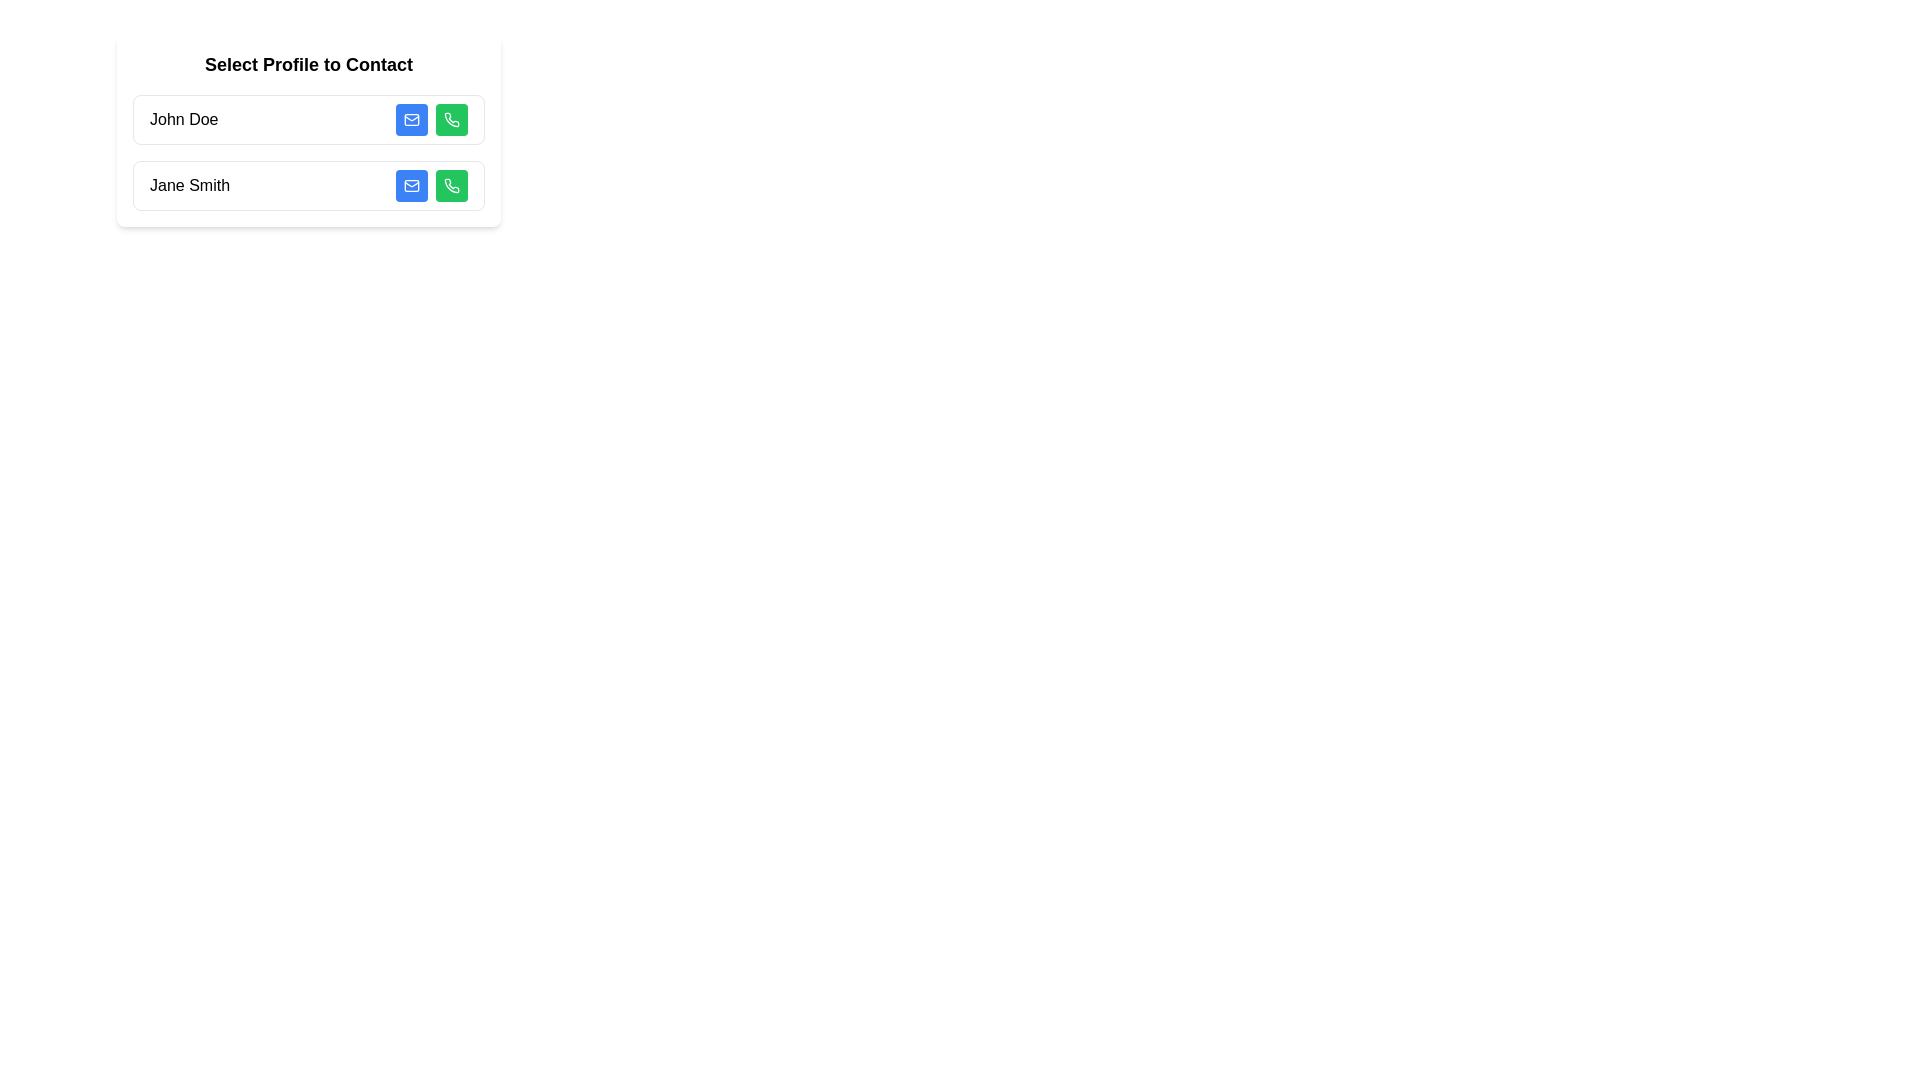  Describe the element at coordinates (411, 185) in the screenshot. I see `the mail button with a rounded shape and blue background` at that location.